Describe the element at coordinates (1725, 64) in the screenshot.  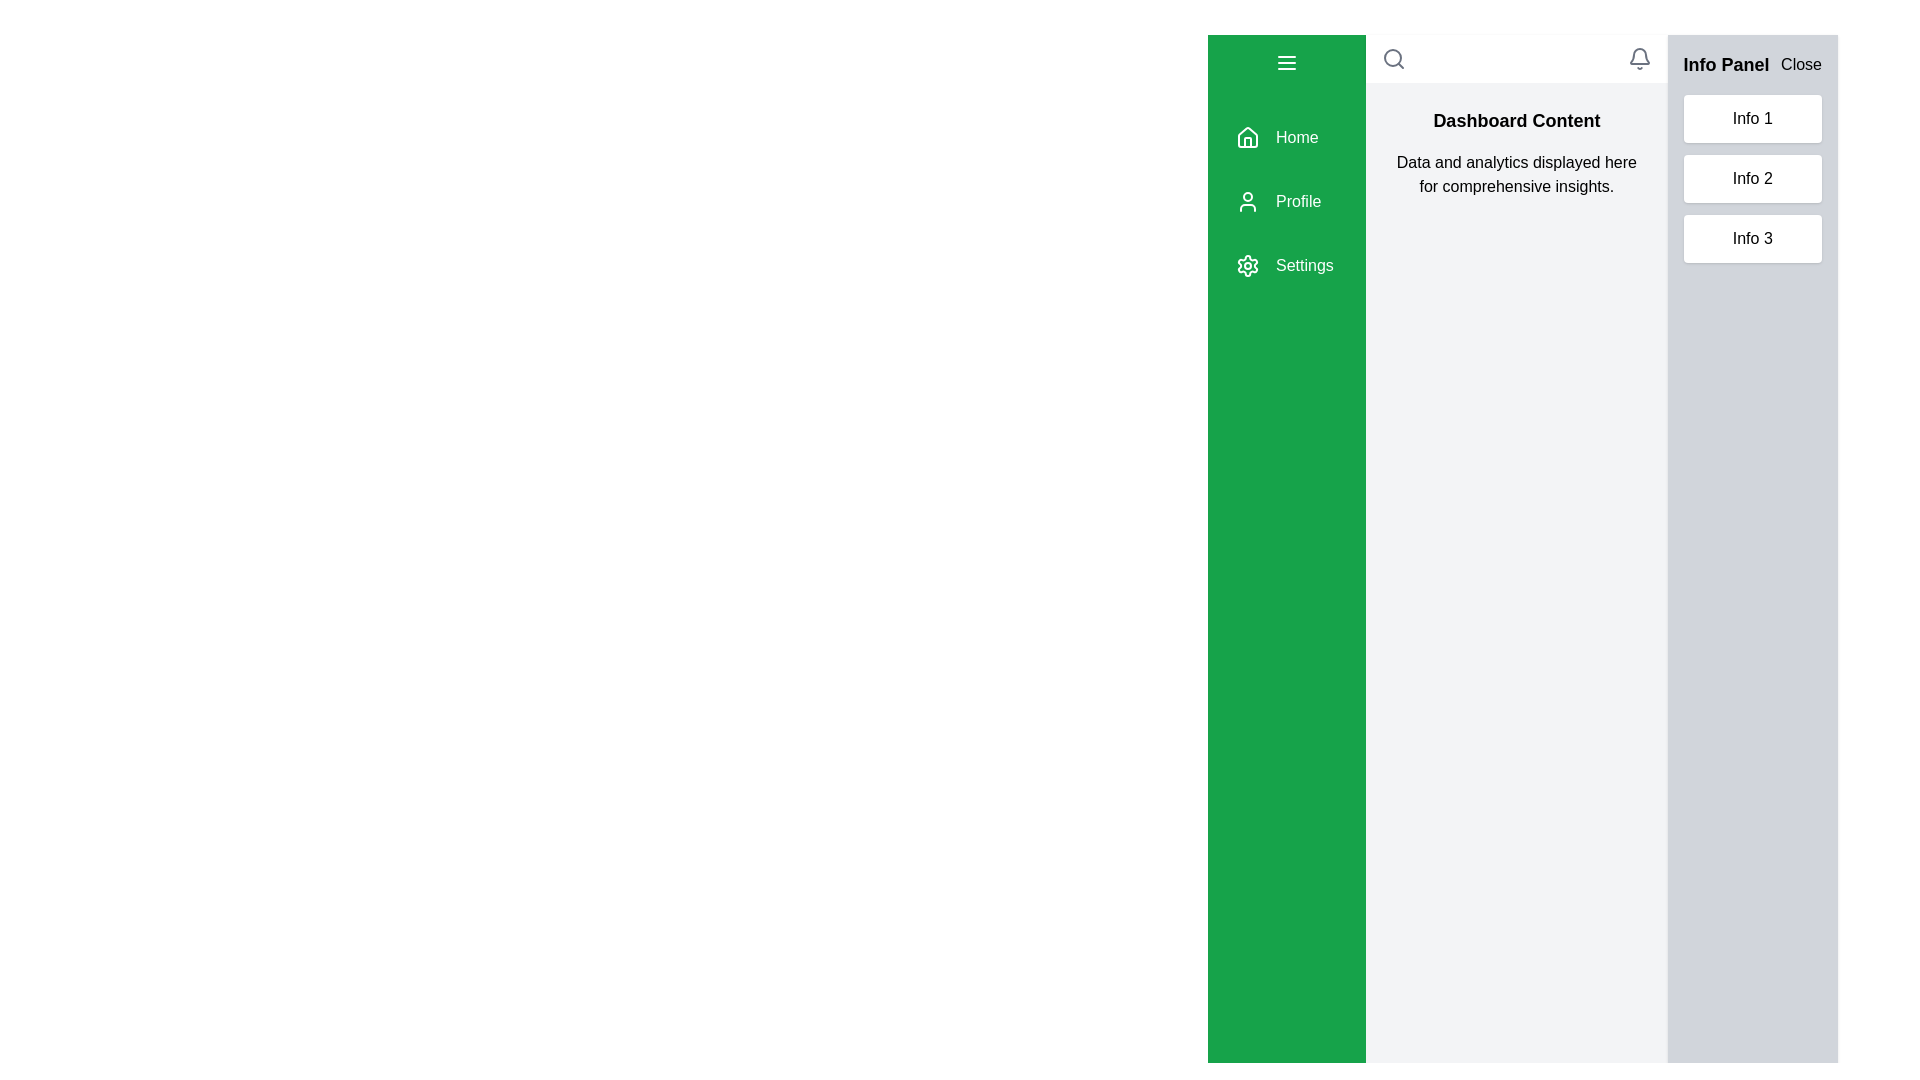
I see `the 'Info Panel' text label located at the top right of the interface, within a light grey panel` at that location.